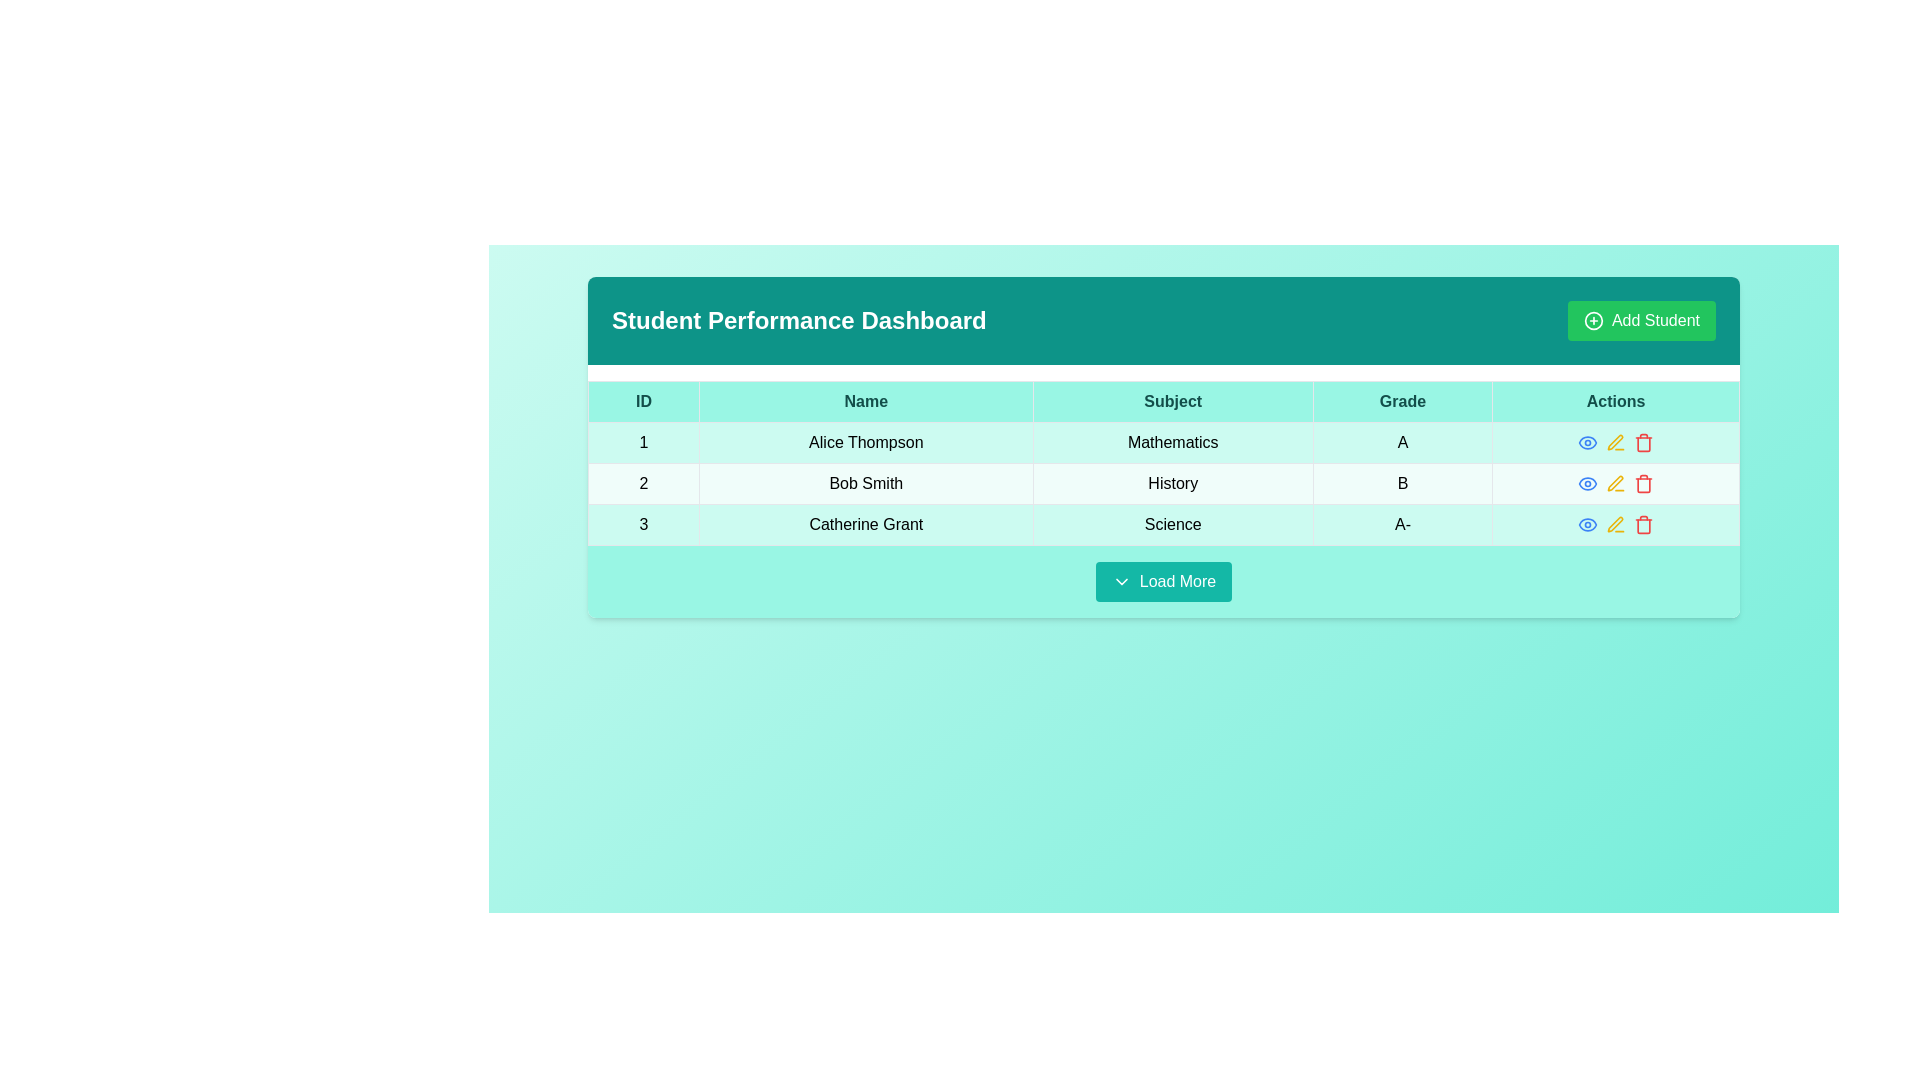  What do you see at coordinates (1163, 523) in the screenshot?
I see `the table row displaying the information for 'Catherine Grant', which is located in the third row of the data table under the 'Student Performance Dashboard' heading` at bounding box center [1163, 523].